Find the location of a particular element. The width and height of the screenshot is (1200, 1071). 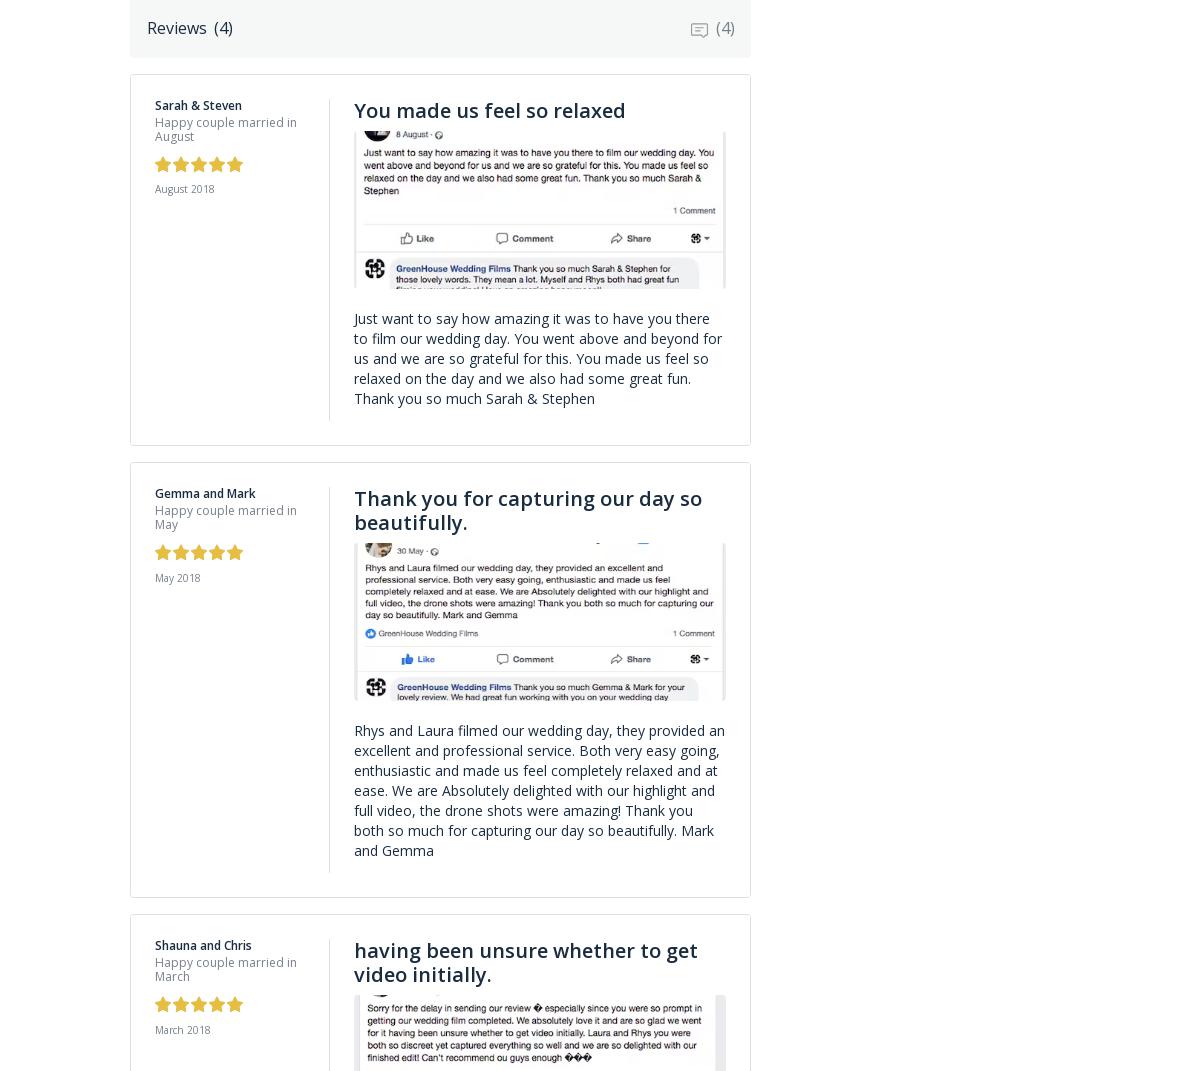

'Happy couple married in August' is located at coordinates (224, 128).